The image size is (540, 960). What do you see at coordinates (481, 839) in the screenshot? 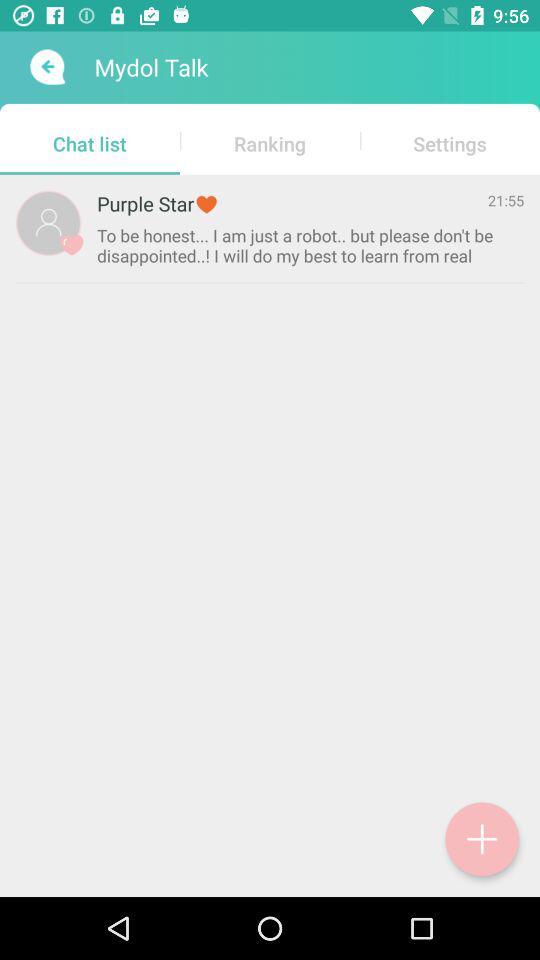
I see `button` at bounding box center [481, 839].